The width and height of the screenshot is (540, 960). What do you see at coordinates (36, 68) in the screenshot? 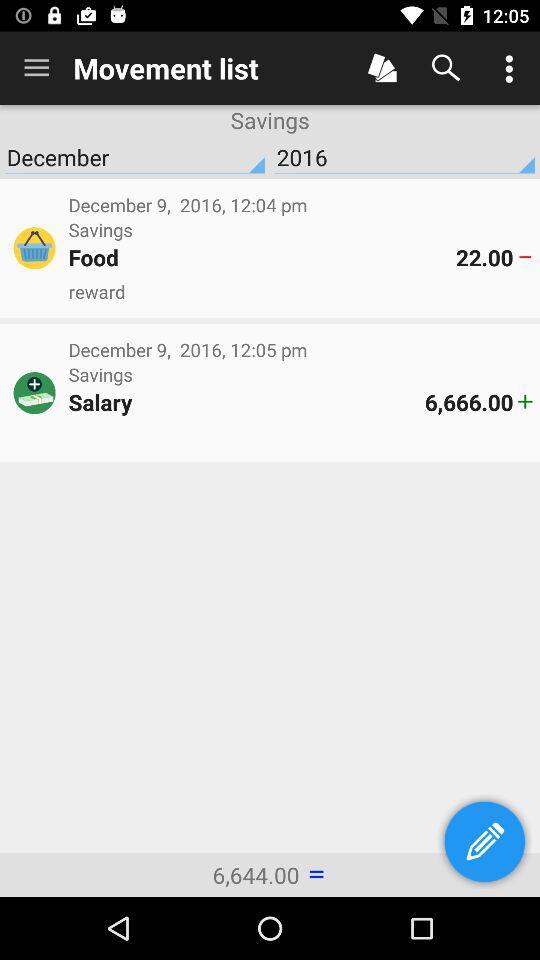
I see `item next to movement list` at bounding box center [36, 68].